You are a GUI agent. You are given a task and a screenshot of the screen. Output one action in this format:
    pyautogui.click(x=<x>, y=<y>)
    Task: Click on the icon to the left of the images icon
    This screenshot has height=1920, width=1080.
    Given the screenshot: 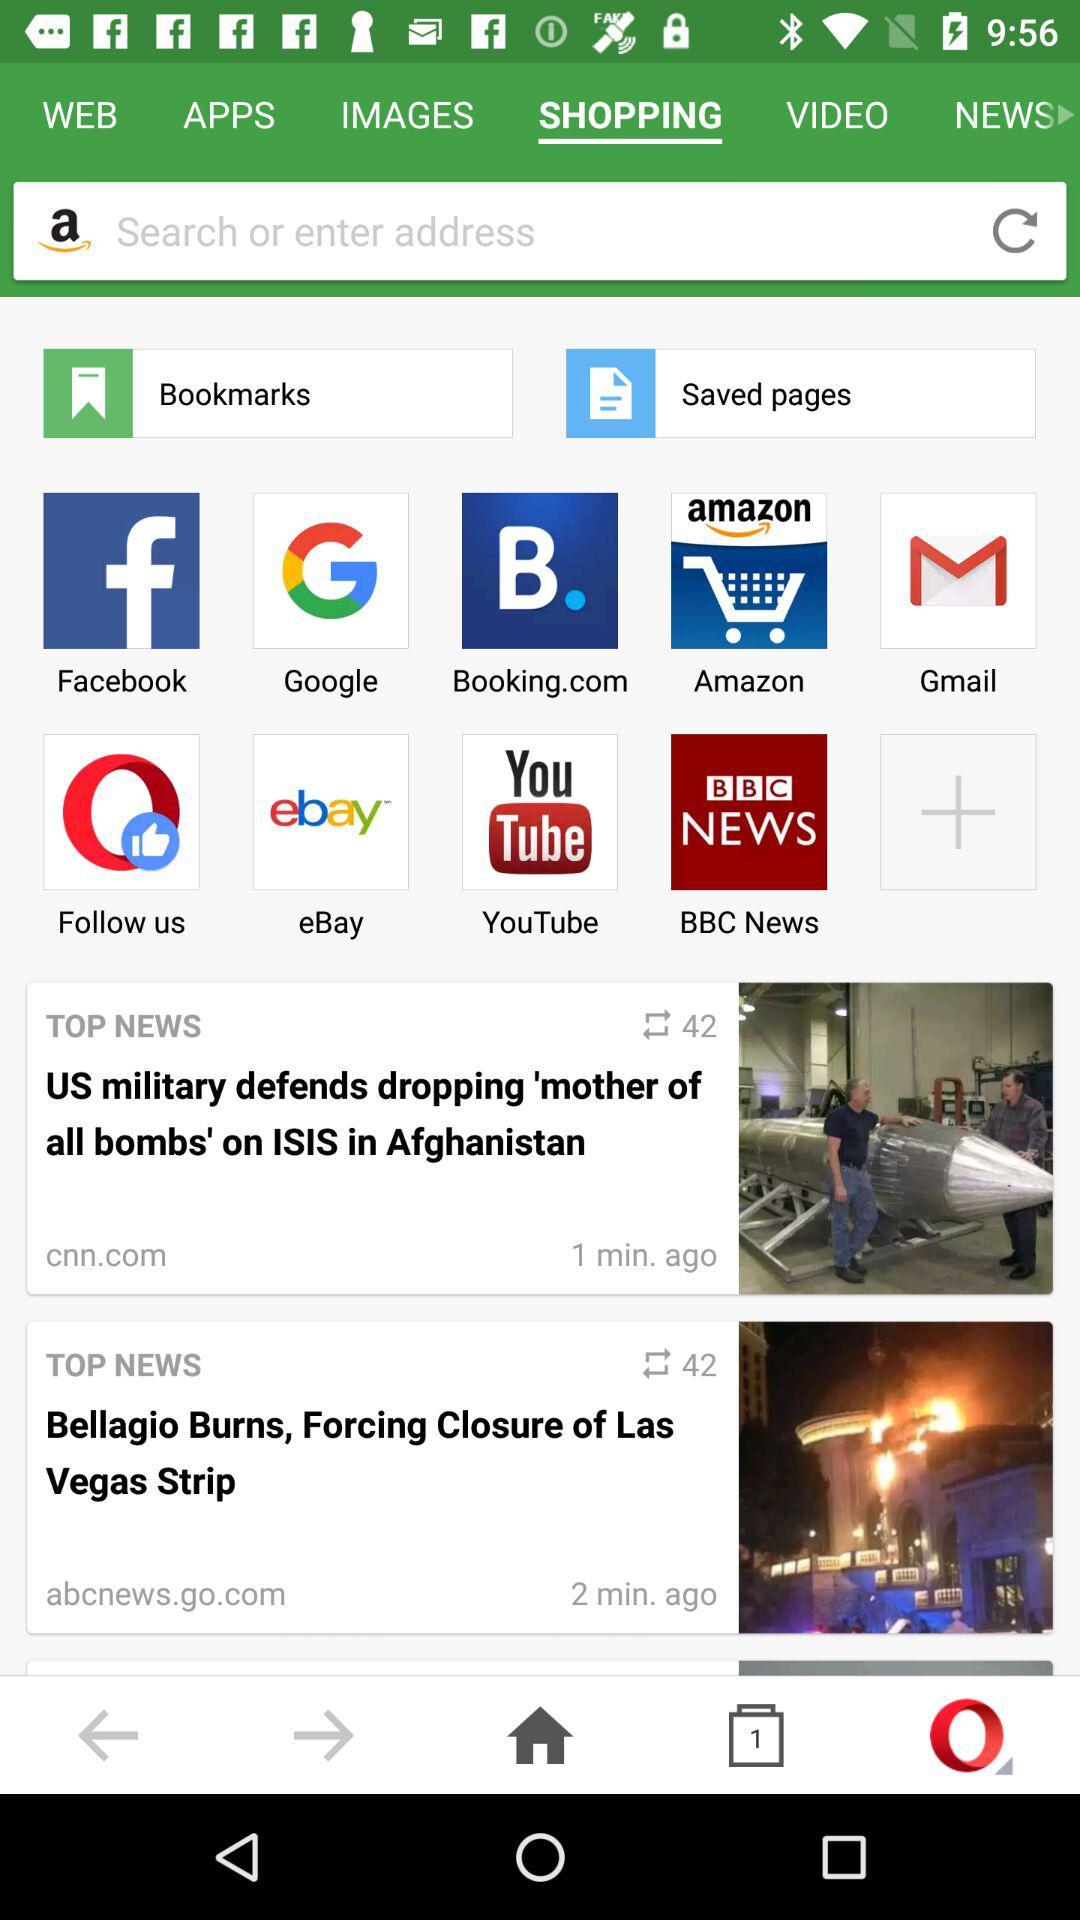 What is the action you would take?
    pyautogui.click(x=228, y=113)
    